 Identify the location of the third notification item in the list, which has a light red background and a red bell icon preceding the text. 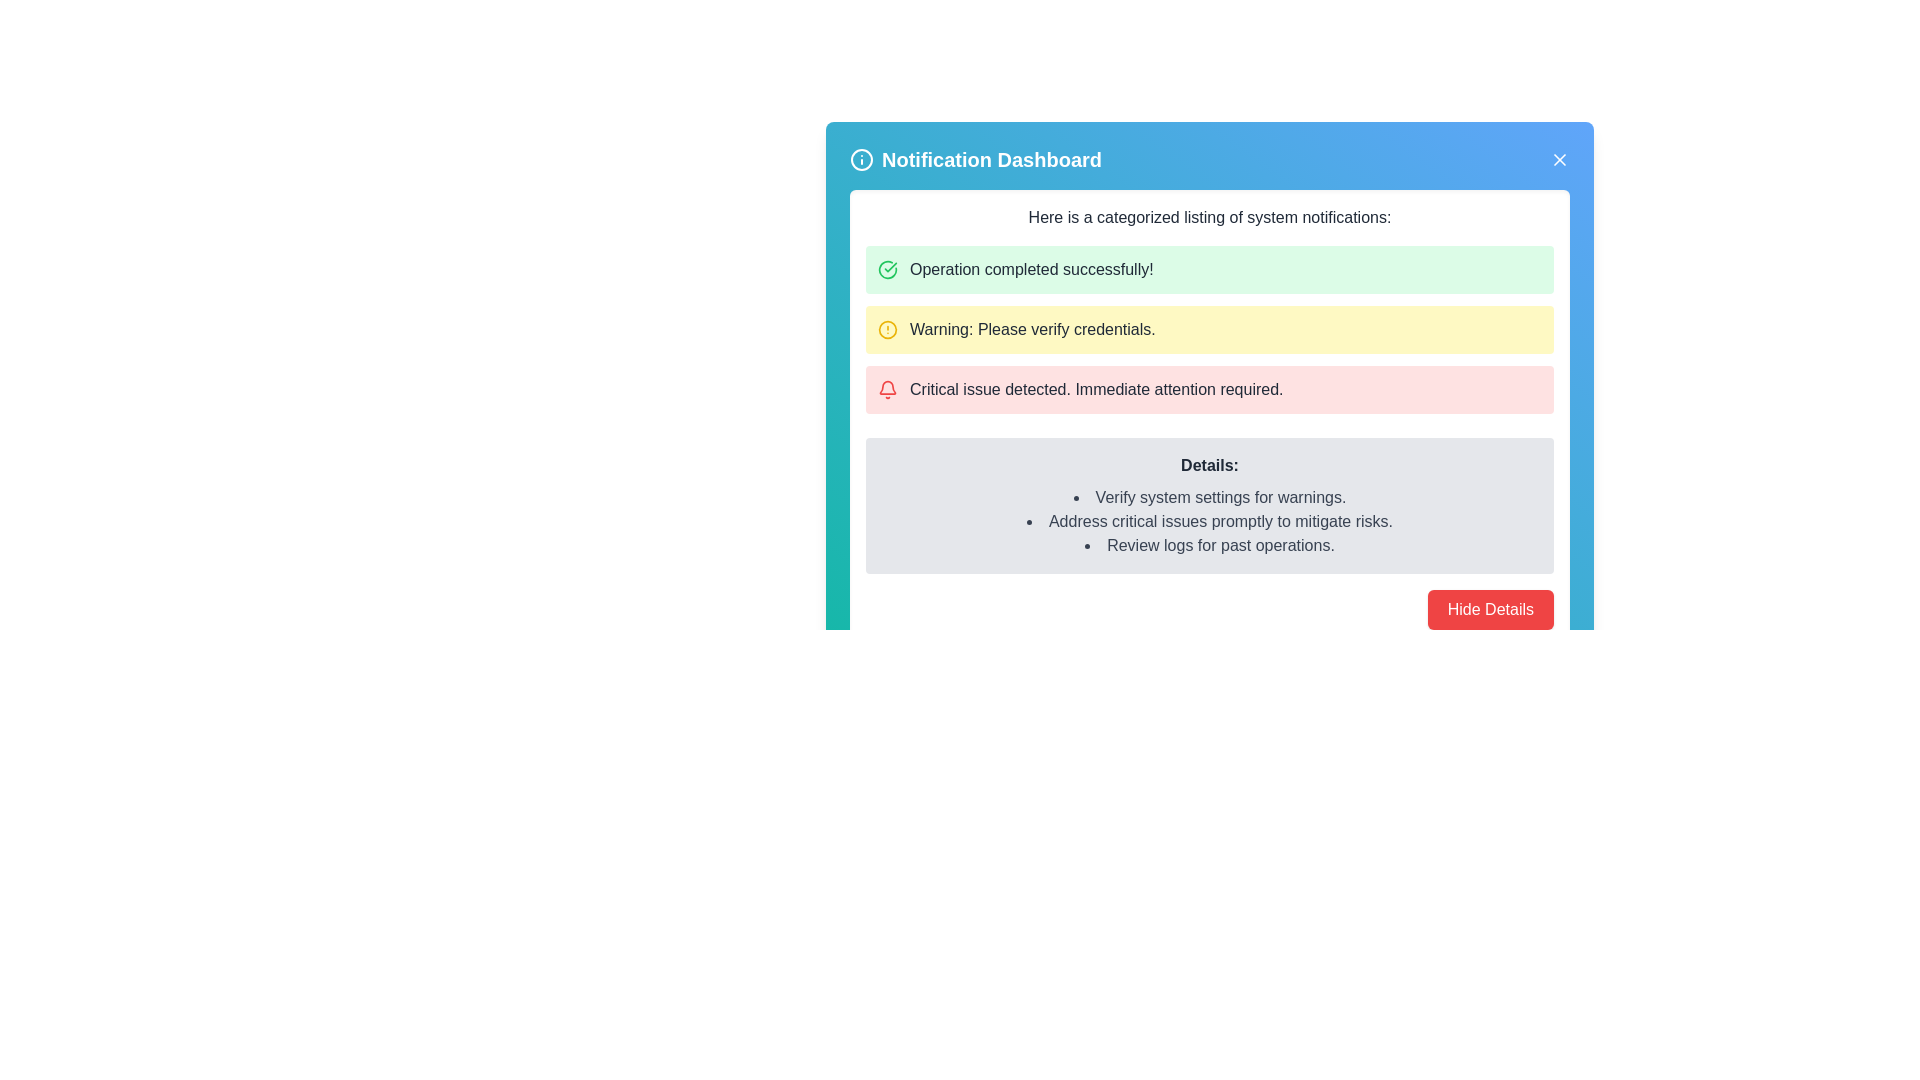
(1208, 389).